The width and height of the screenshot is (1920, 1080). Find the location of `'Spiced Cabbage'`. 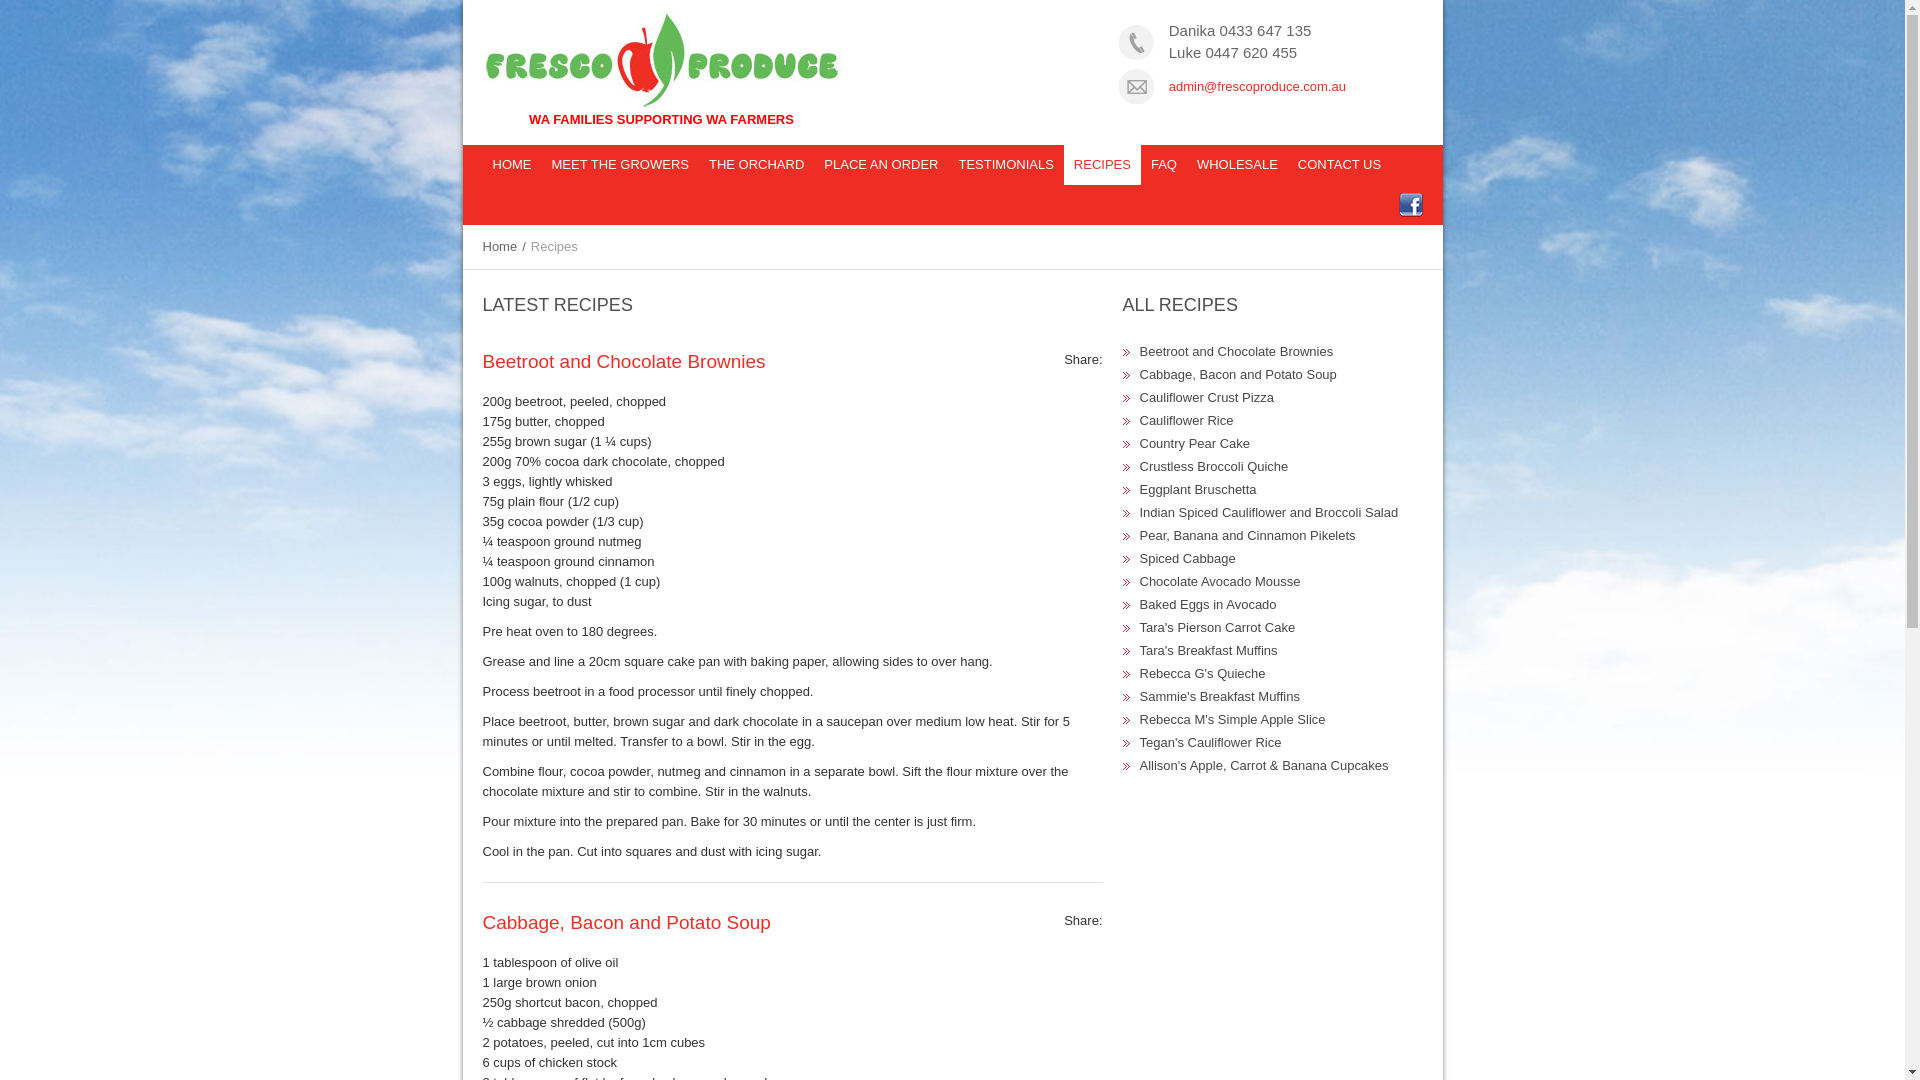

'Spiced Cabbage' is located at coordinates (1188, 558).